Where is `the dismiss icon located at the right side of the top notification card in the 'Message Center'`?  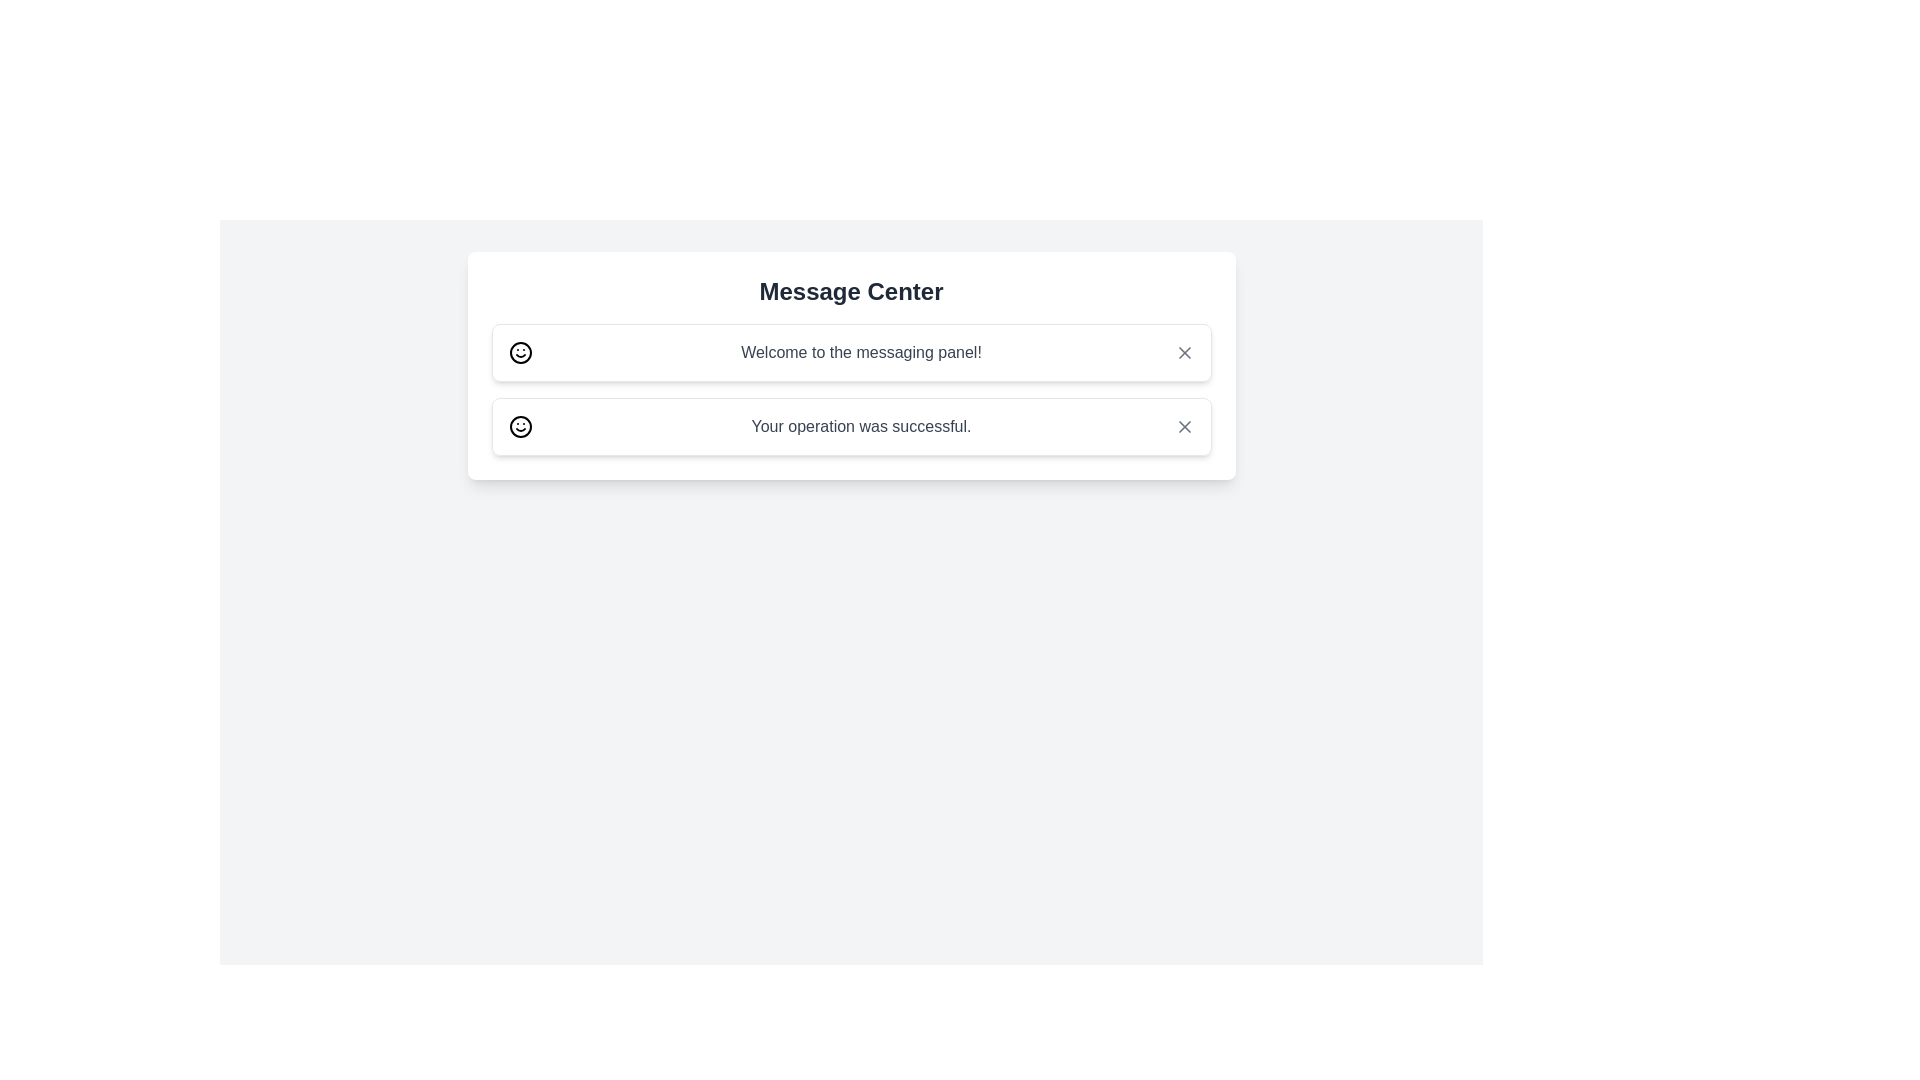 the dismiss icon located at the right side of the top notification card in the 'Message Center' is located at coordinates (1184, 352).